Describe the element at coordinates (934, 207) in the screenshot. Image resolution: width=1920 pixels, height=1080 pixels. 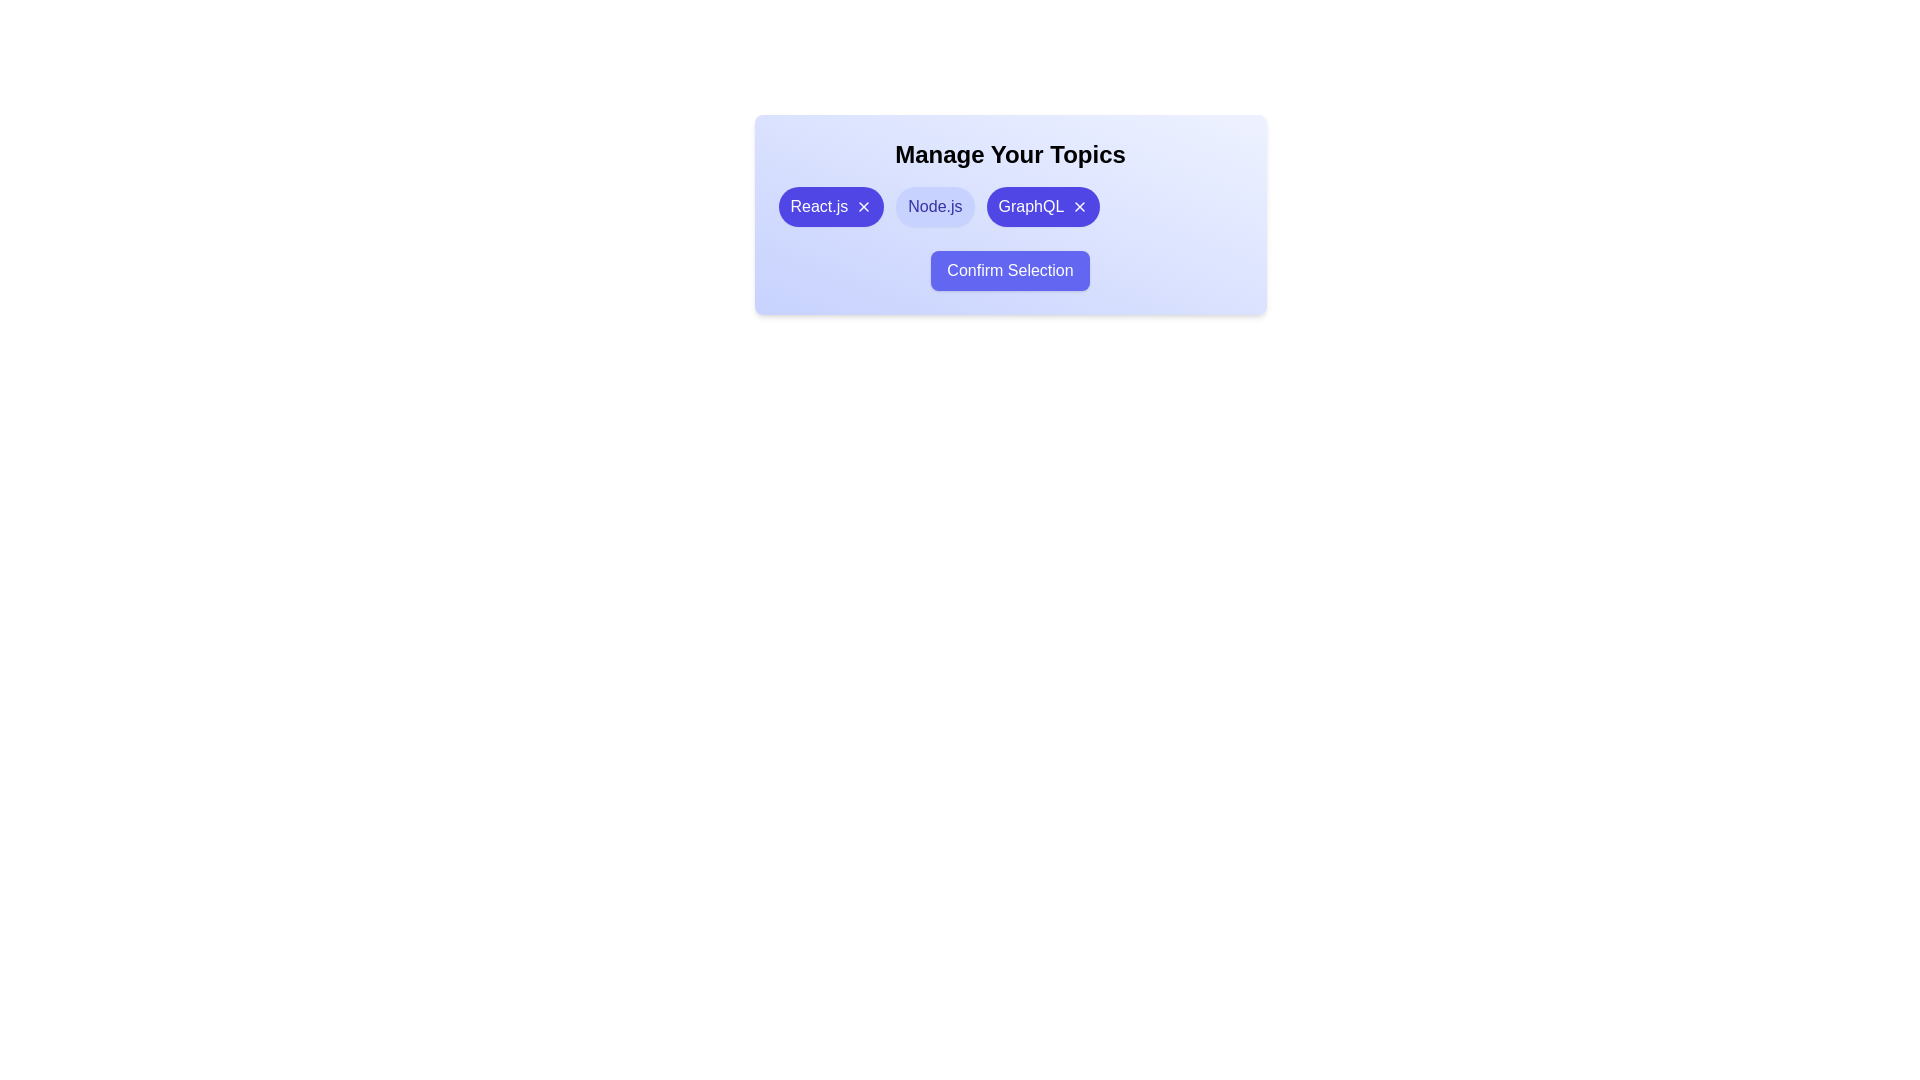
I see `the chip labeled Node.js` at that location.